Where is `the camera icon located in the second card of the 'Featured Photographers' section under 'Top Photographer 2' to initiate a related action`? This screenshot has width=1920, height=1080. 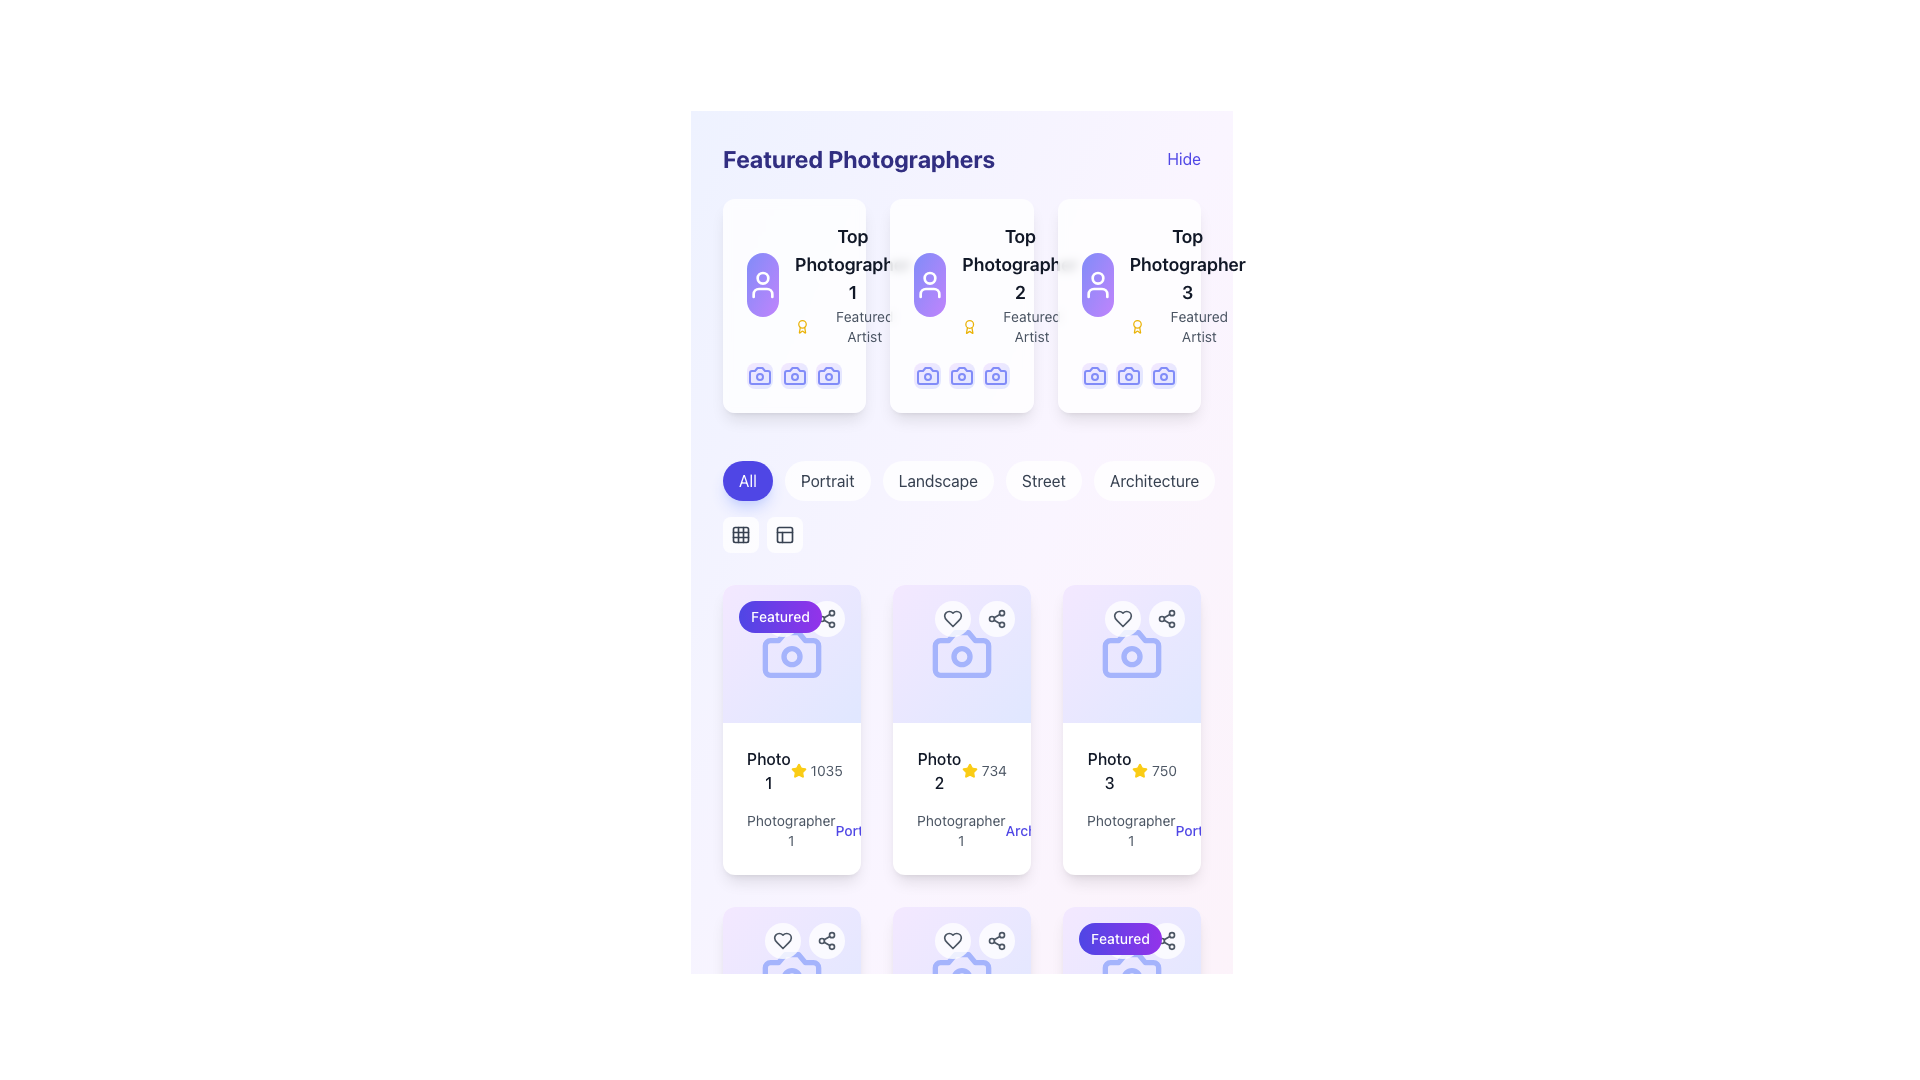 the camera icon located in the second card of the 'Featured Photographers' section under 'Top Photographer 2' to initiate a related action is located at coordinates (996, 376).